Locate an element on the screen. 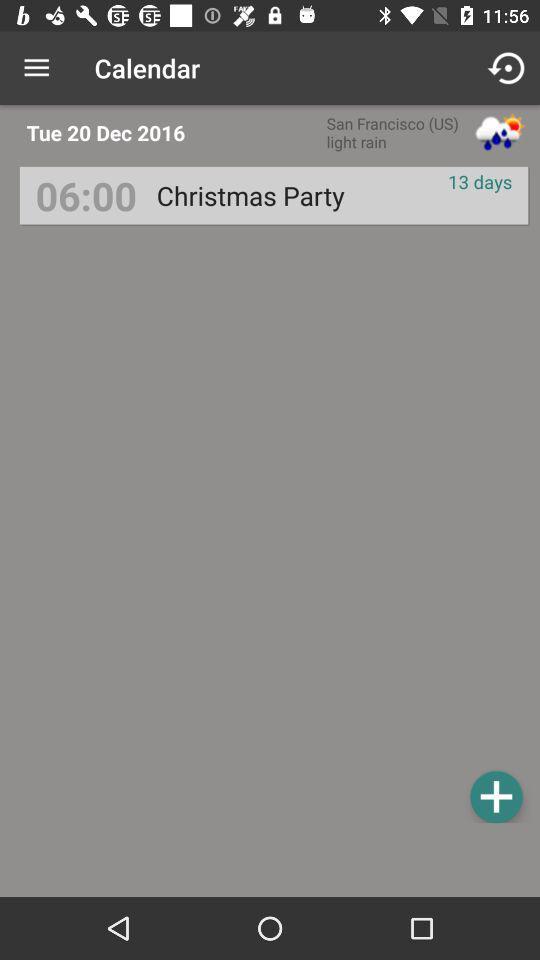  the 13 days item is located at coordinates (479, 181).